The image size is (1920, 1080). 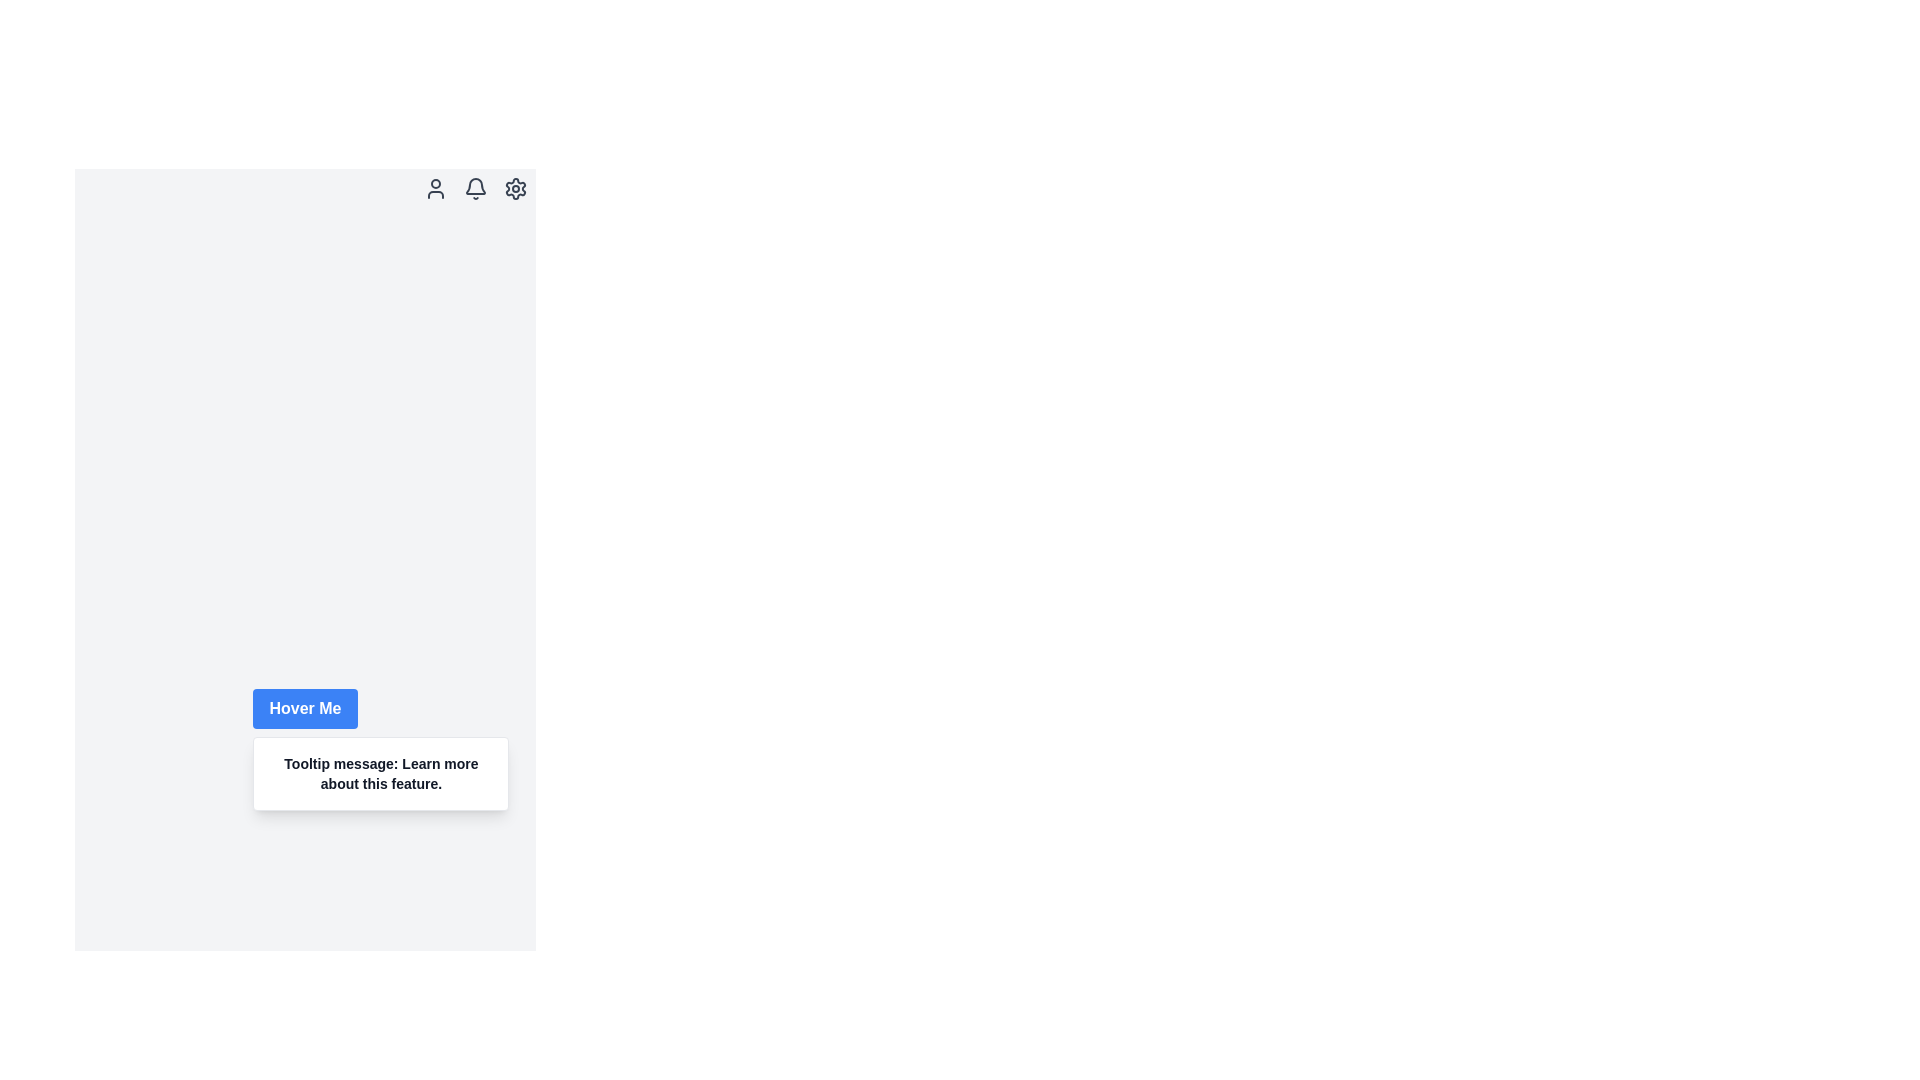 What do you see at coordinates (435, 189) in the screenshot?
I see `the user profile icon located at the top-right corner of the interface` at bounding box center [435, 189].